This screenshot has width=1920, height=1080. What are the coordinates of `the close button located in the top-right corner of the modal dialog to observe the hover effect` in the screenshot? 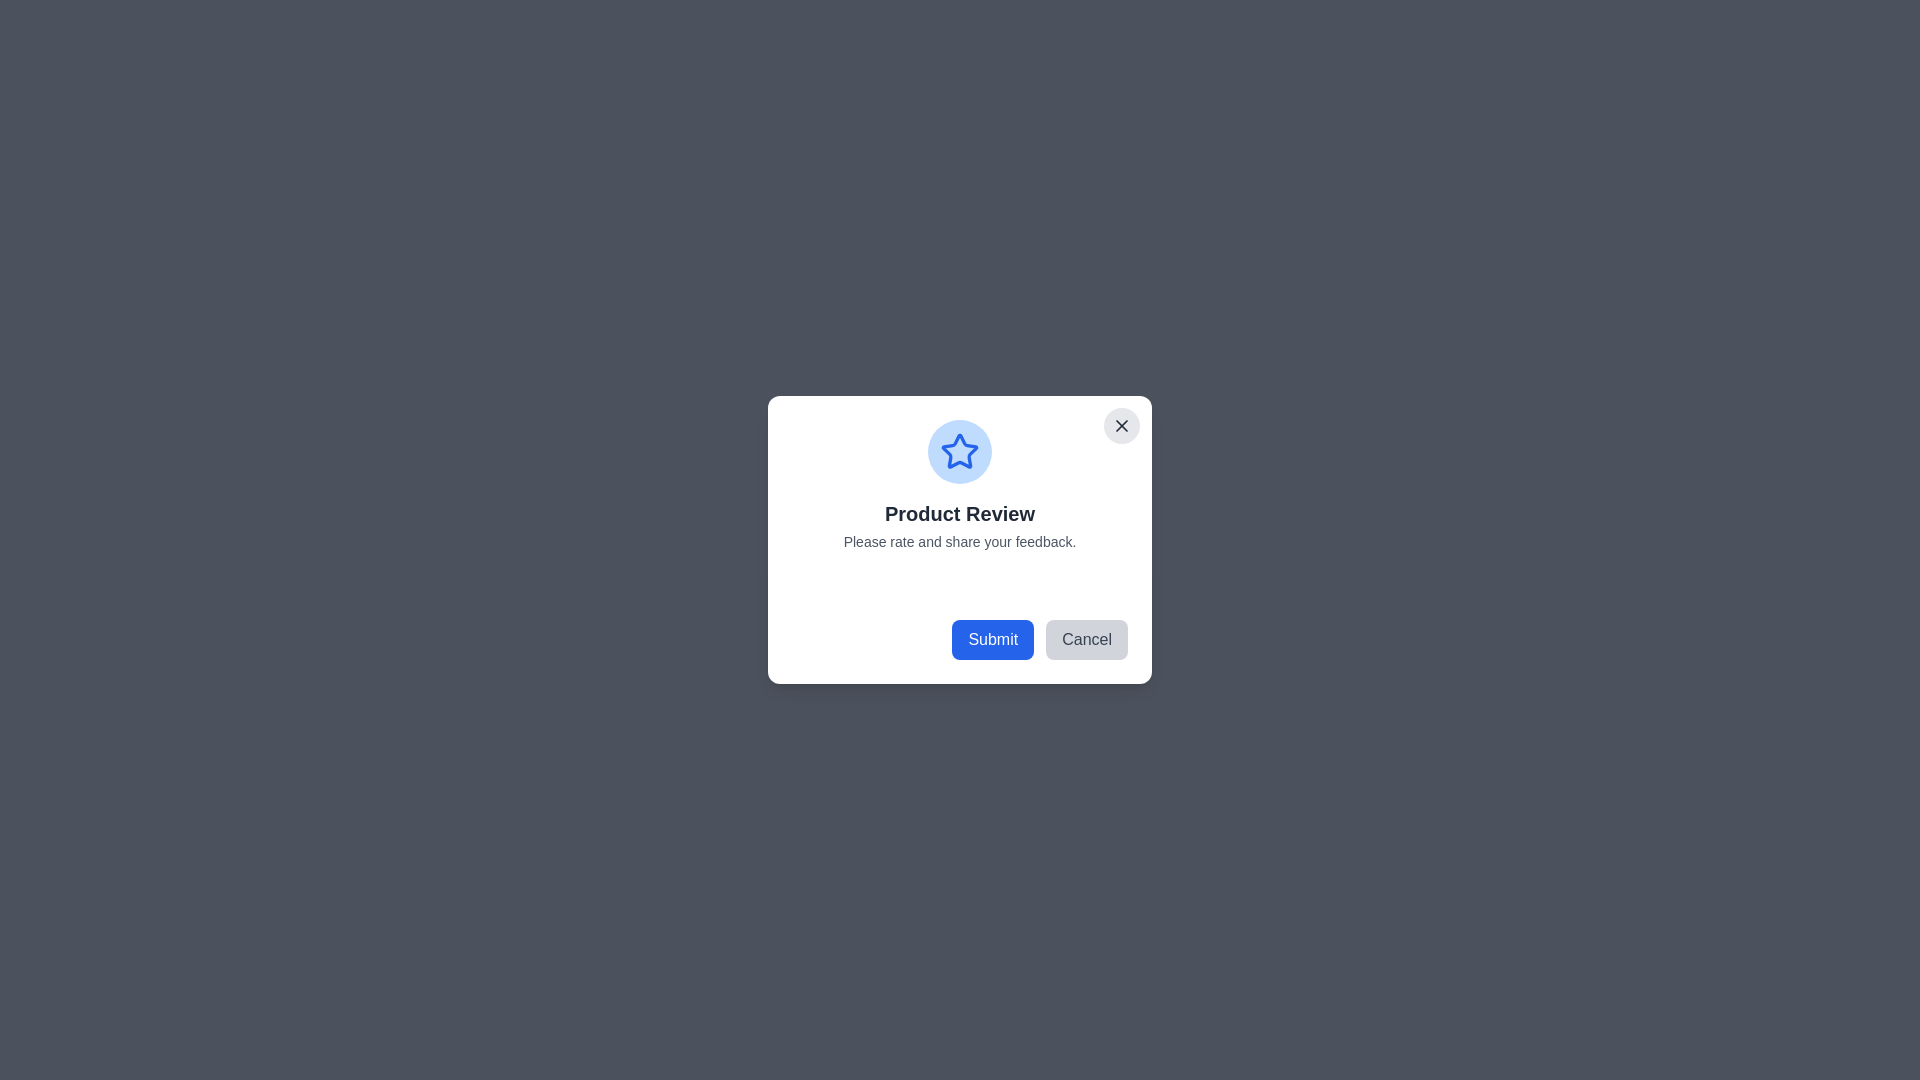 It's located at (1122, 424).